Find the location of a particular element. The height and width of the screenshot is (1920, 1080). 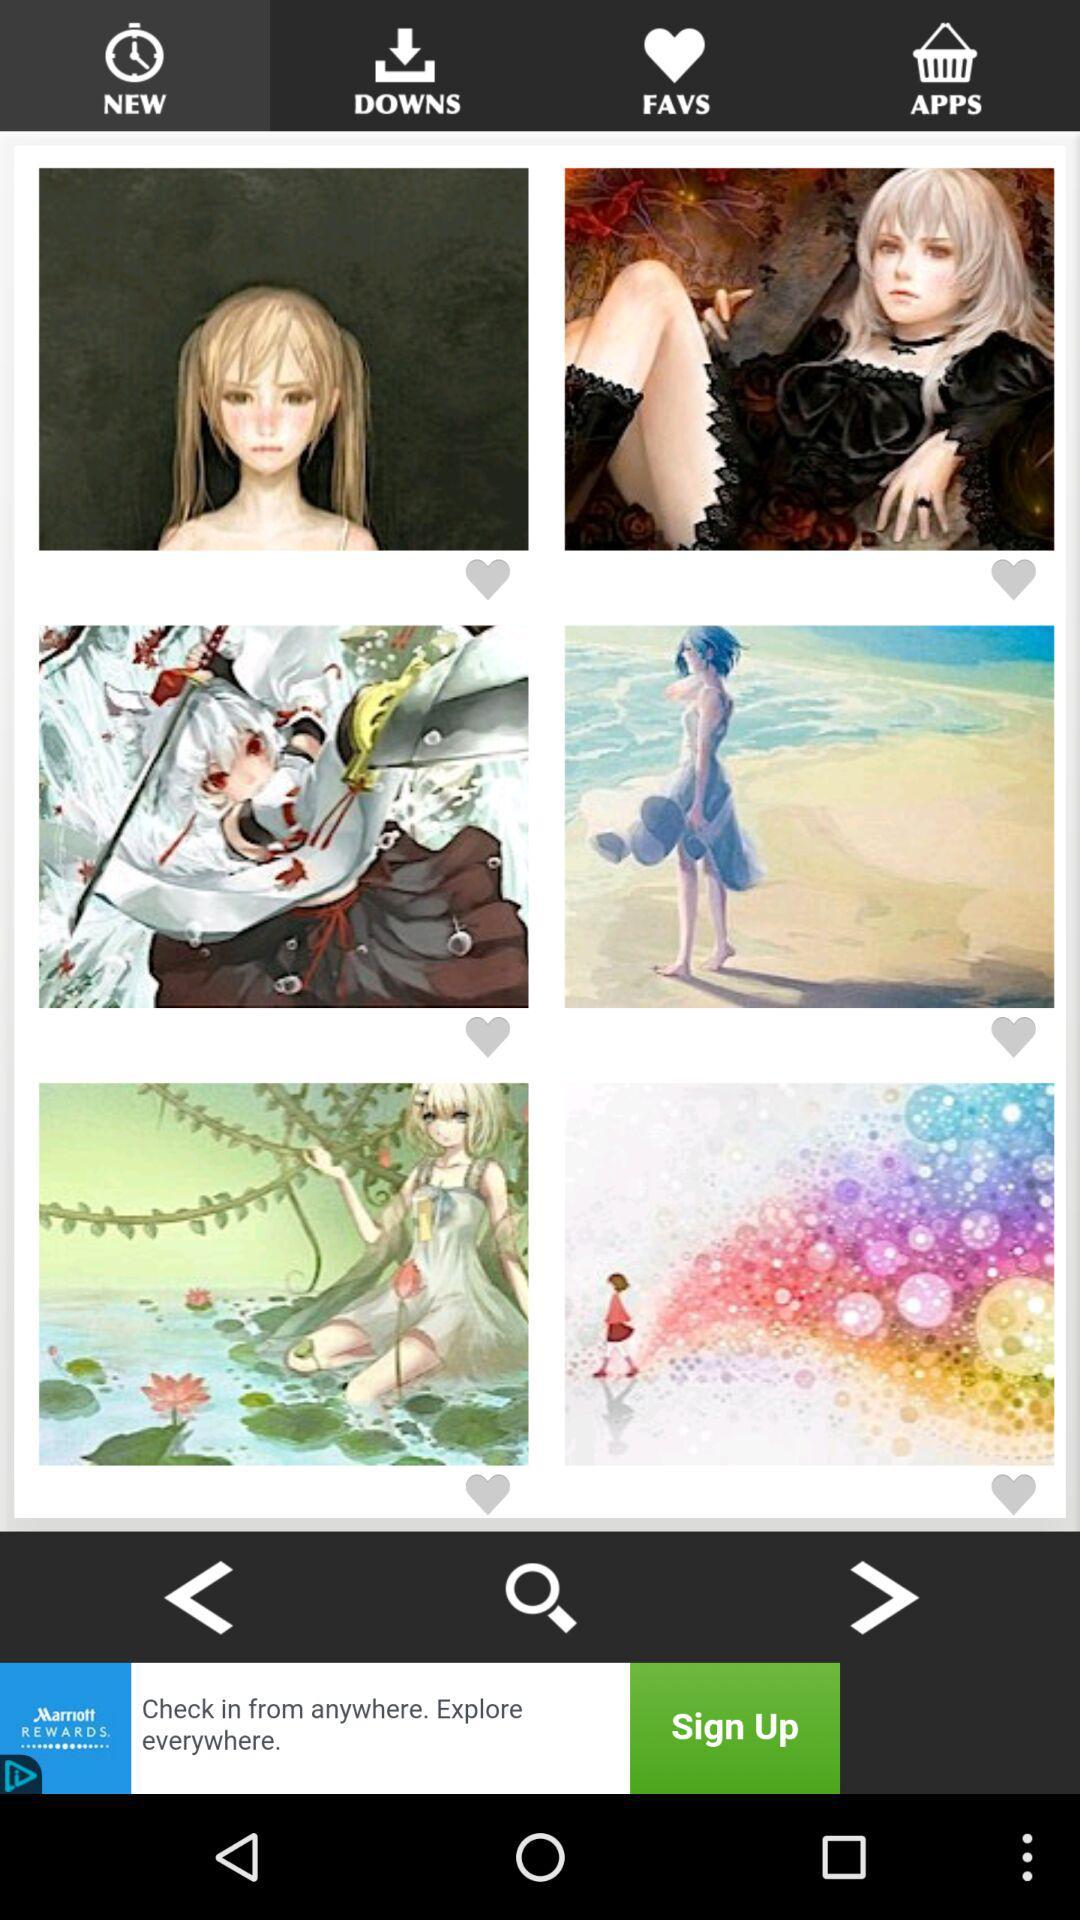

the arrow_backward icon is located at coordinates (196, 1708).